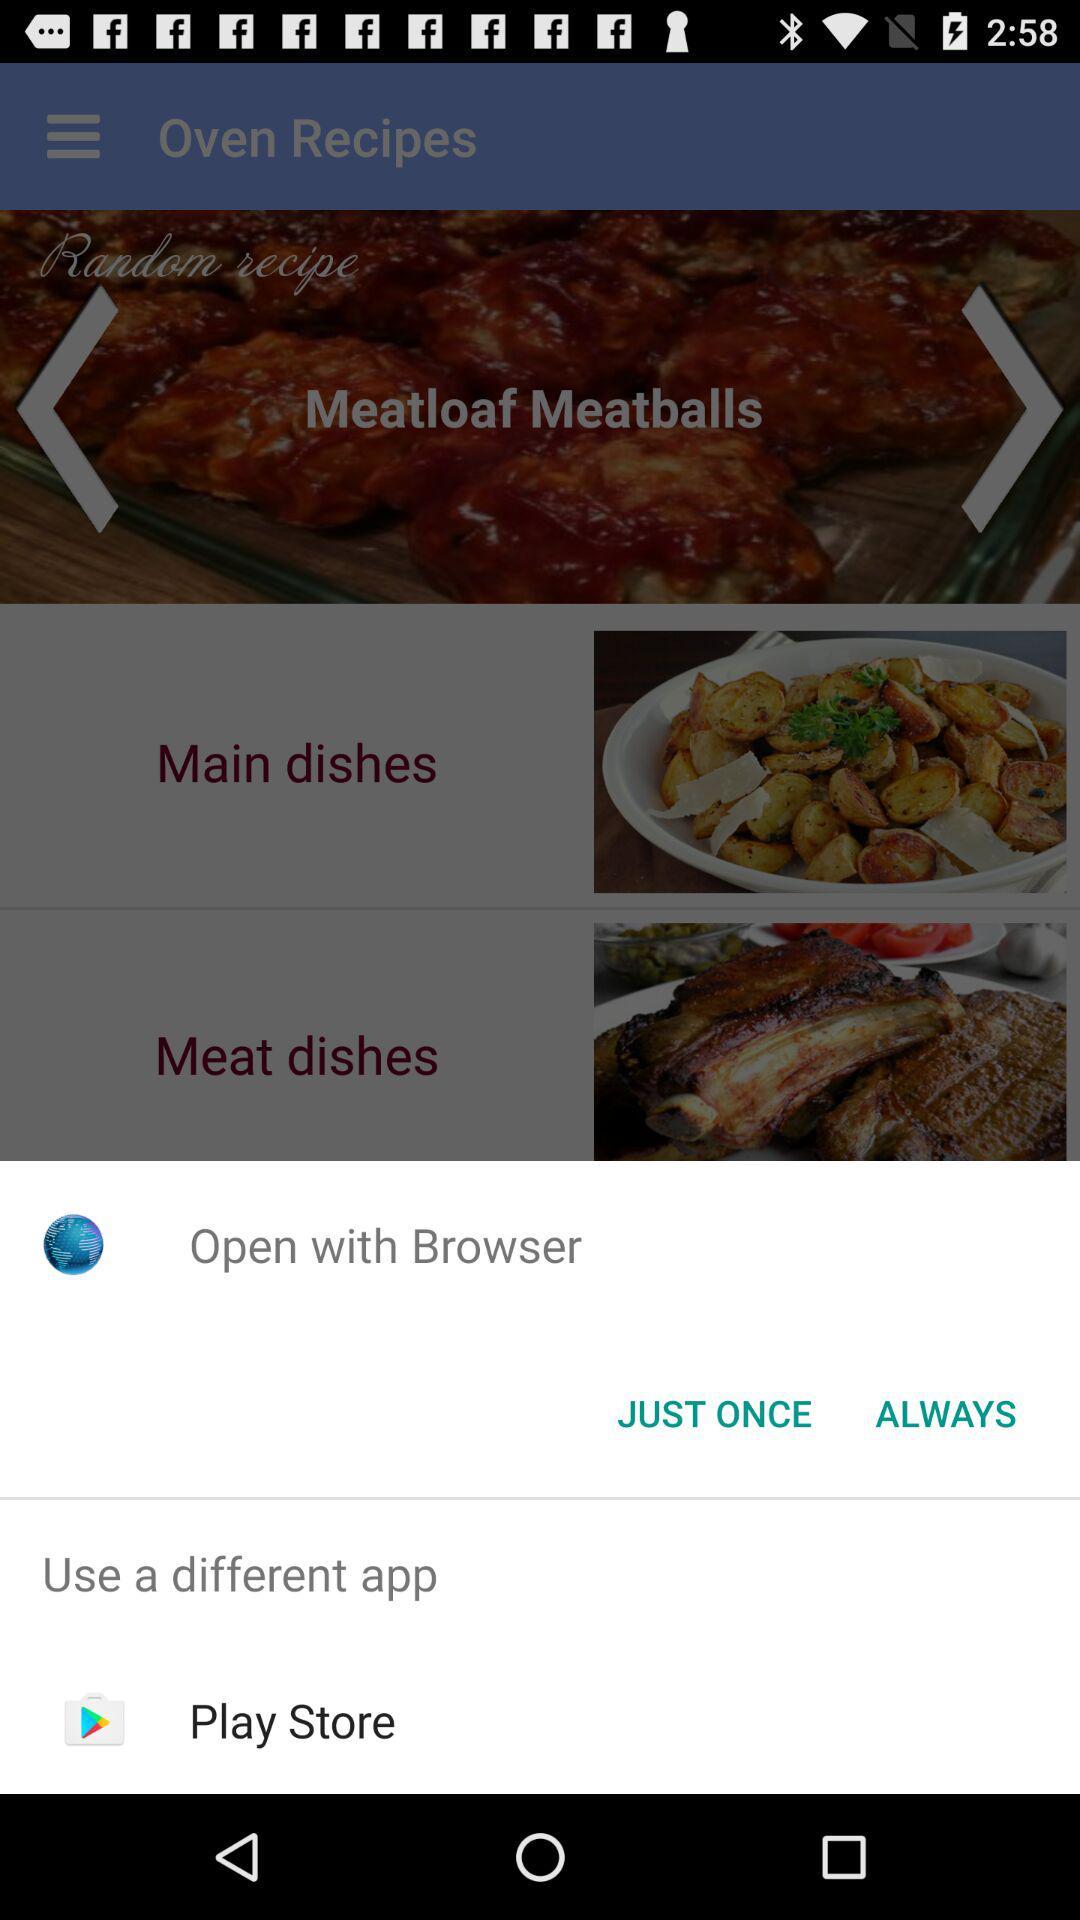 This screenshot has height=1920, width=1080. Describe the element at coordinates (713, 1411) in the screenshot. I see `just once icon` at that location.